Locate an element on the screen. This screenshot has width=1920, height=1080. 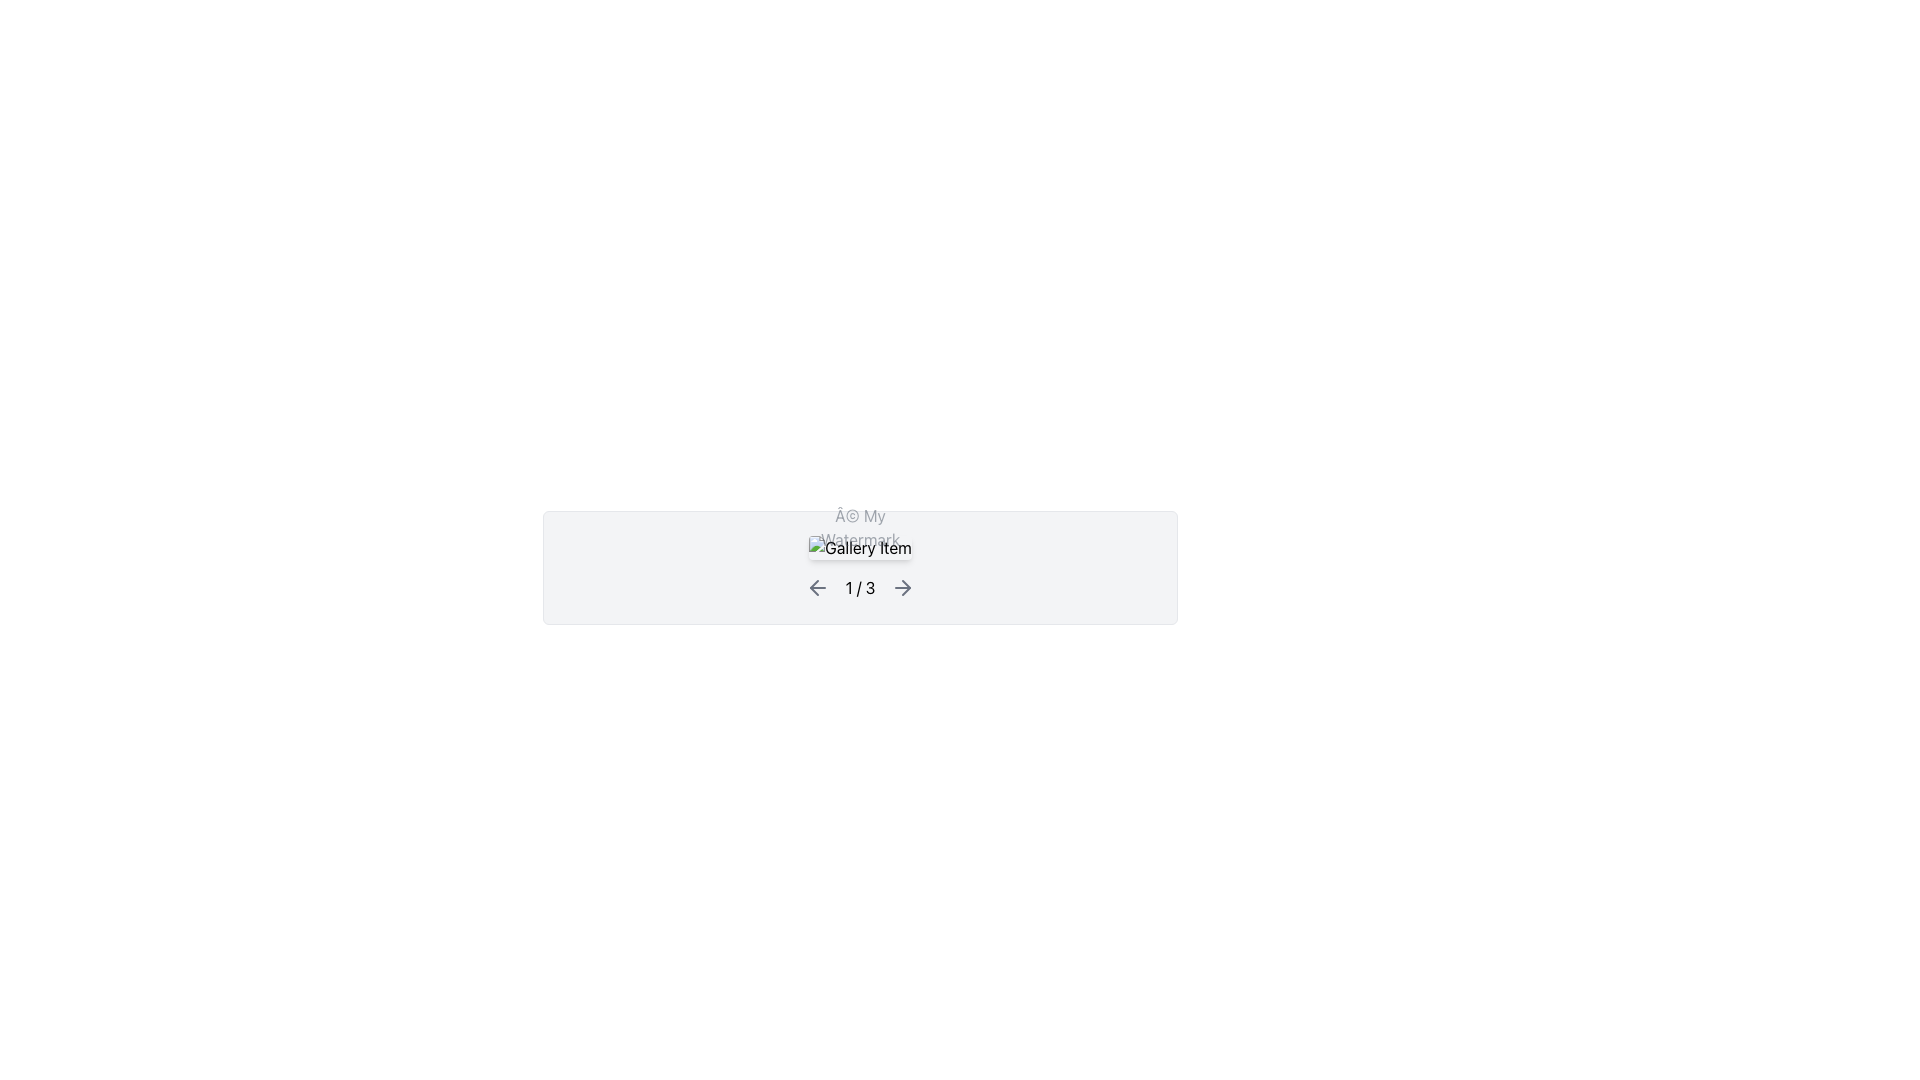
the rightward gray arrow icon indicating forward navigation, located to the right of the '1 / 3' text is located at coordinates (902, 586).